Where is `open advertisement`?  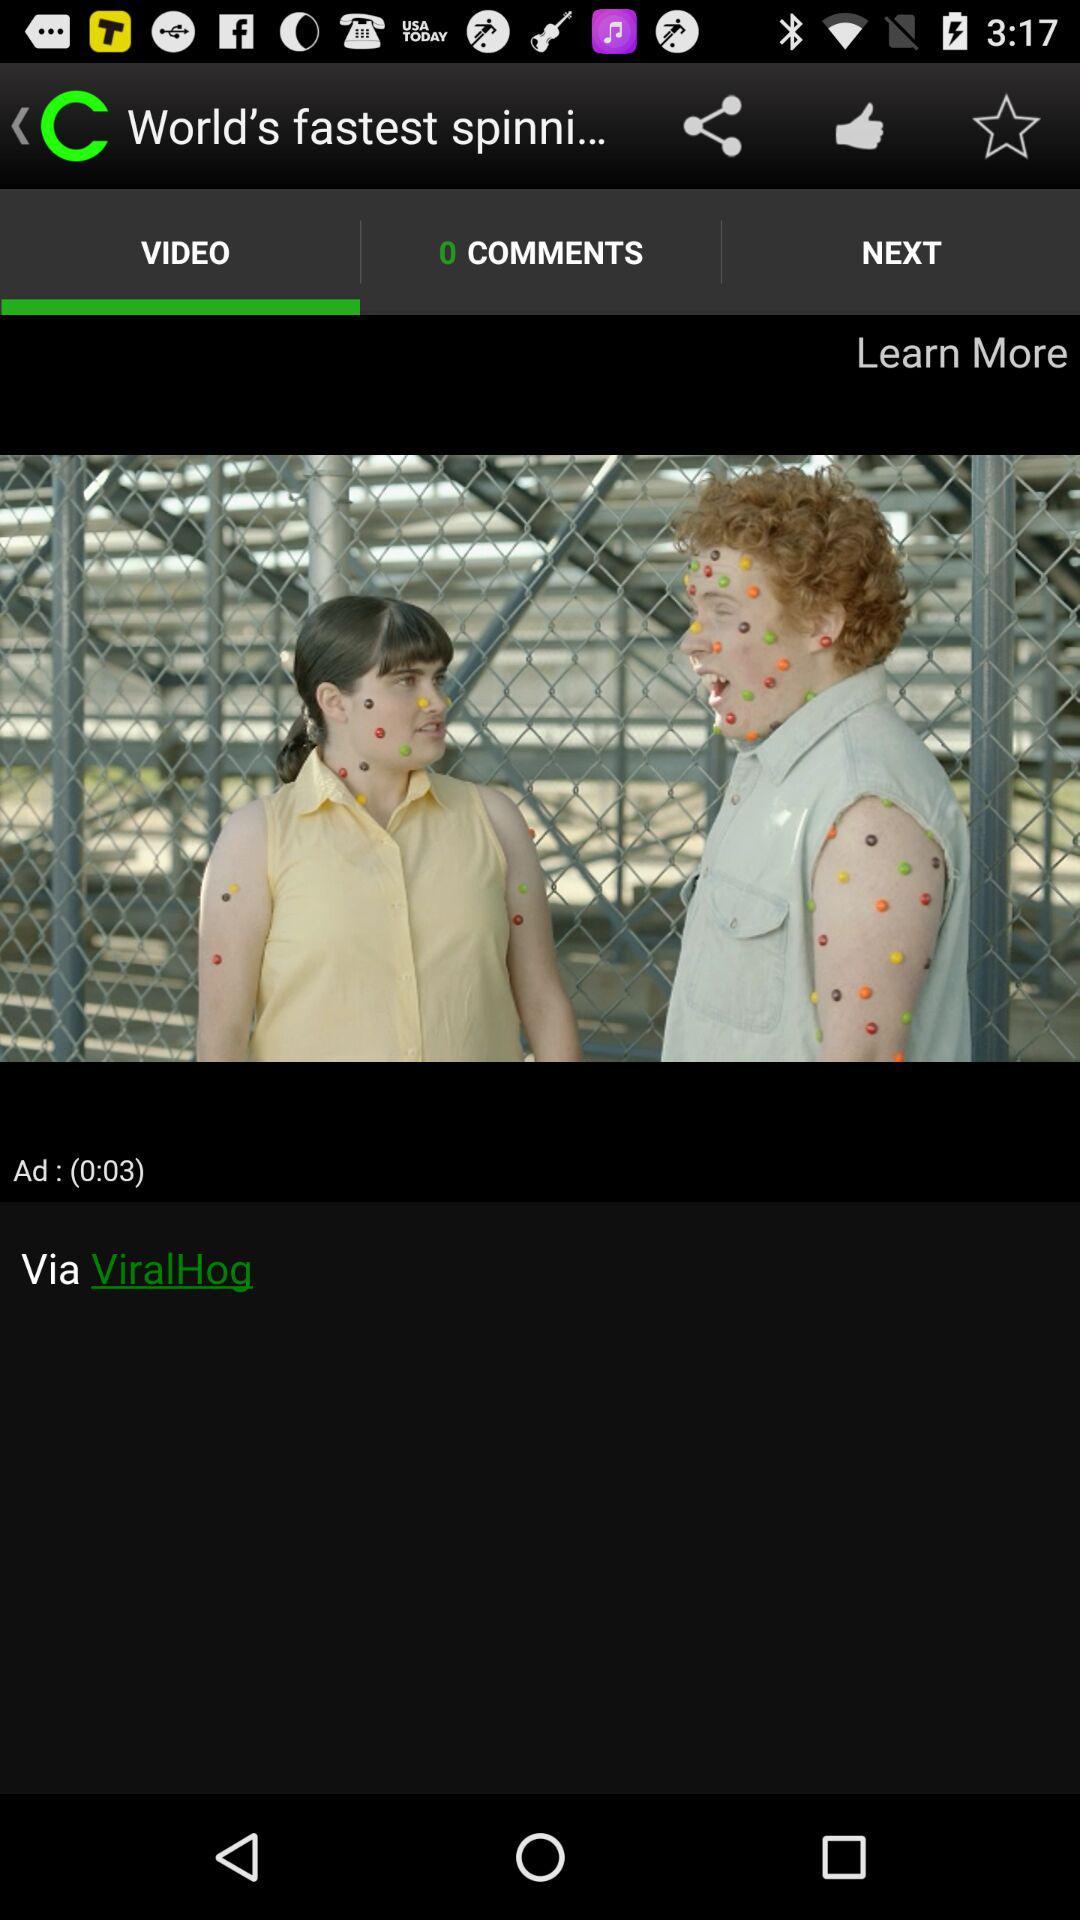 open advertisement is located at coordinates (540, 757).